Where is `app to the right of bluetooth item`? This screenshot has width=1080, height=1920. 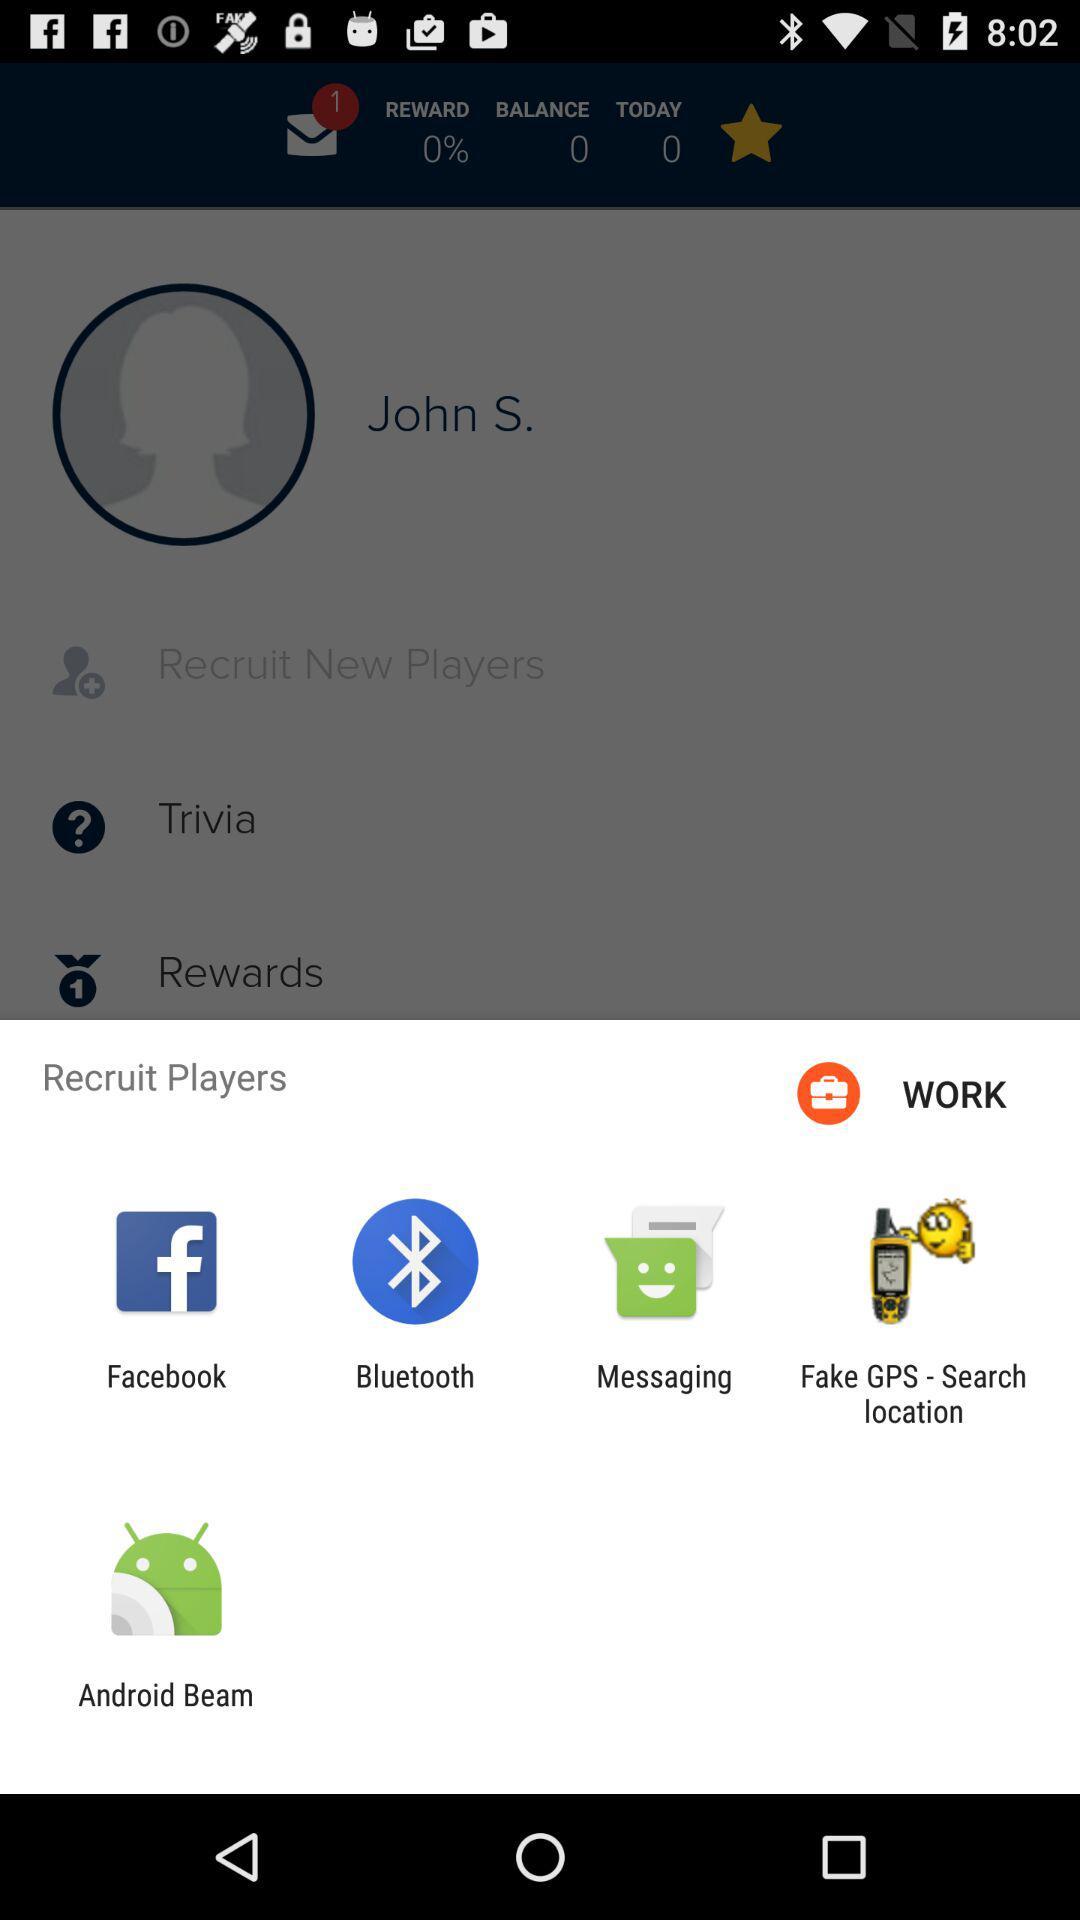
app to the right of bluetooth item is located at coordinates (664, 1392).